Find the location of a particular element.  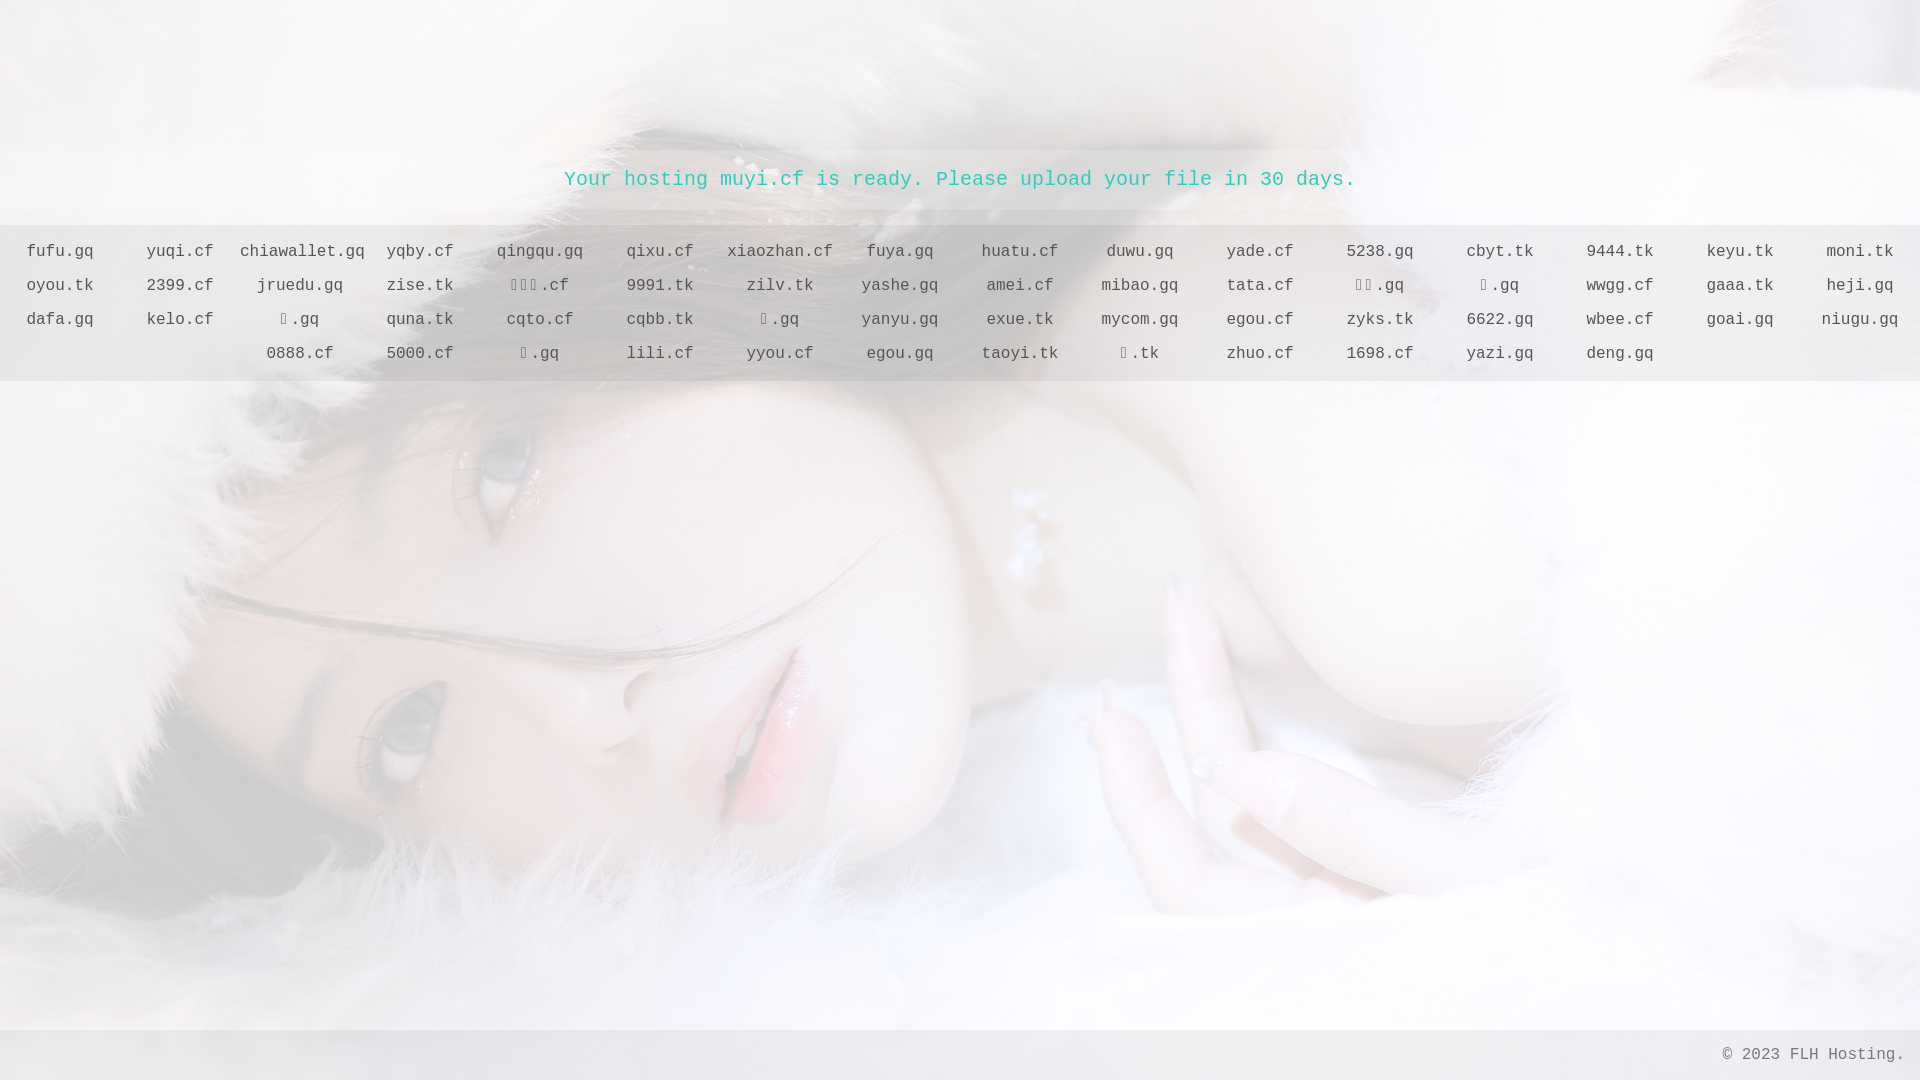

'qixu.cf' is located at coordinates (599, 250).